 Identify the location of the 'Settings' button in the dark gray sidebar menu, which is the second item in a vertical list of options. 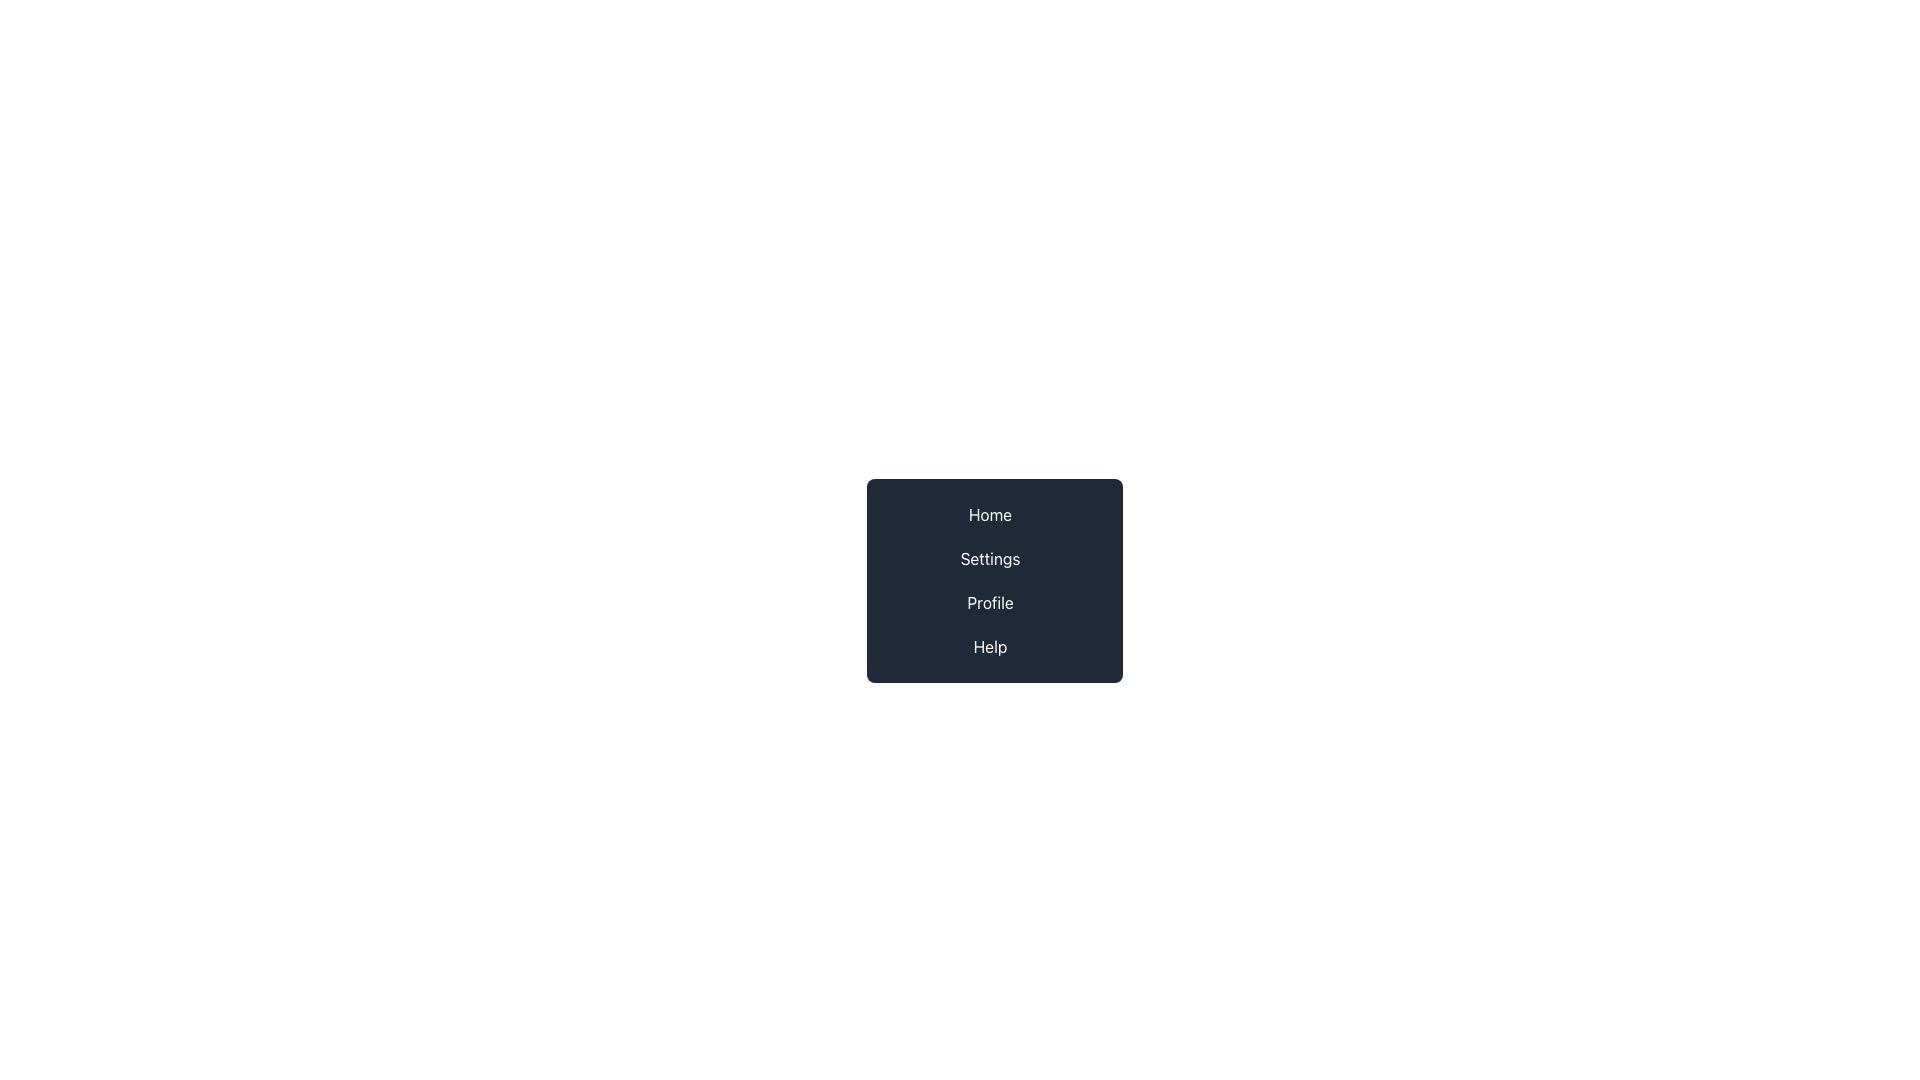
(994, 559).